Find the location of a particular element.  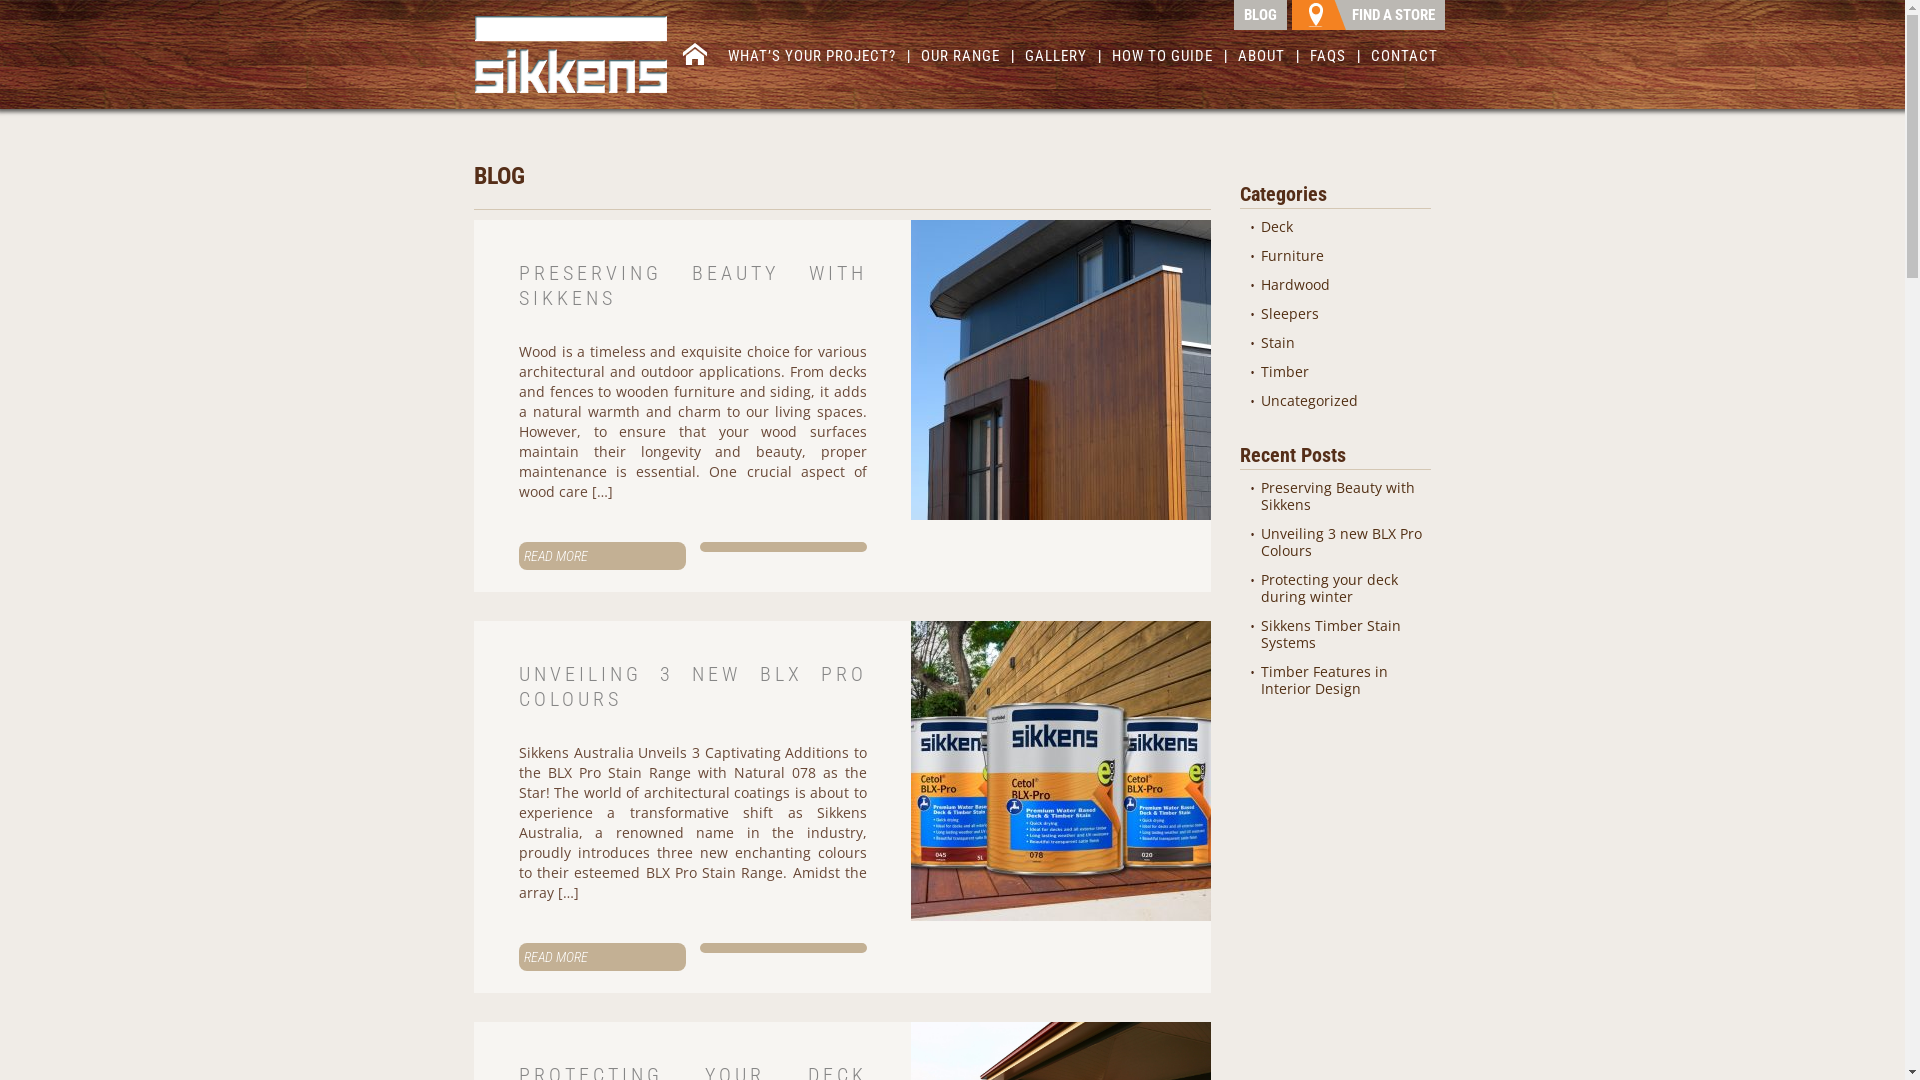

'Unveiling 3 new BLX Pro Colours' is located at coordinates (1260, 542).